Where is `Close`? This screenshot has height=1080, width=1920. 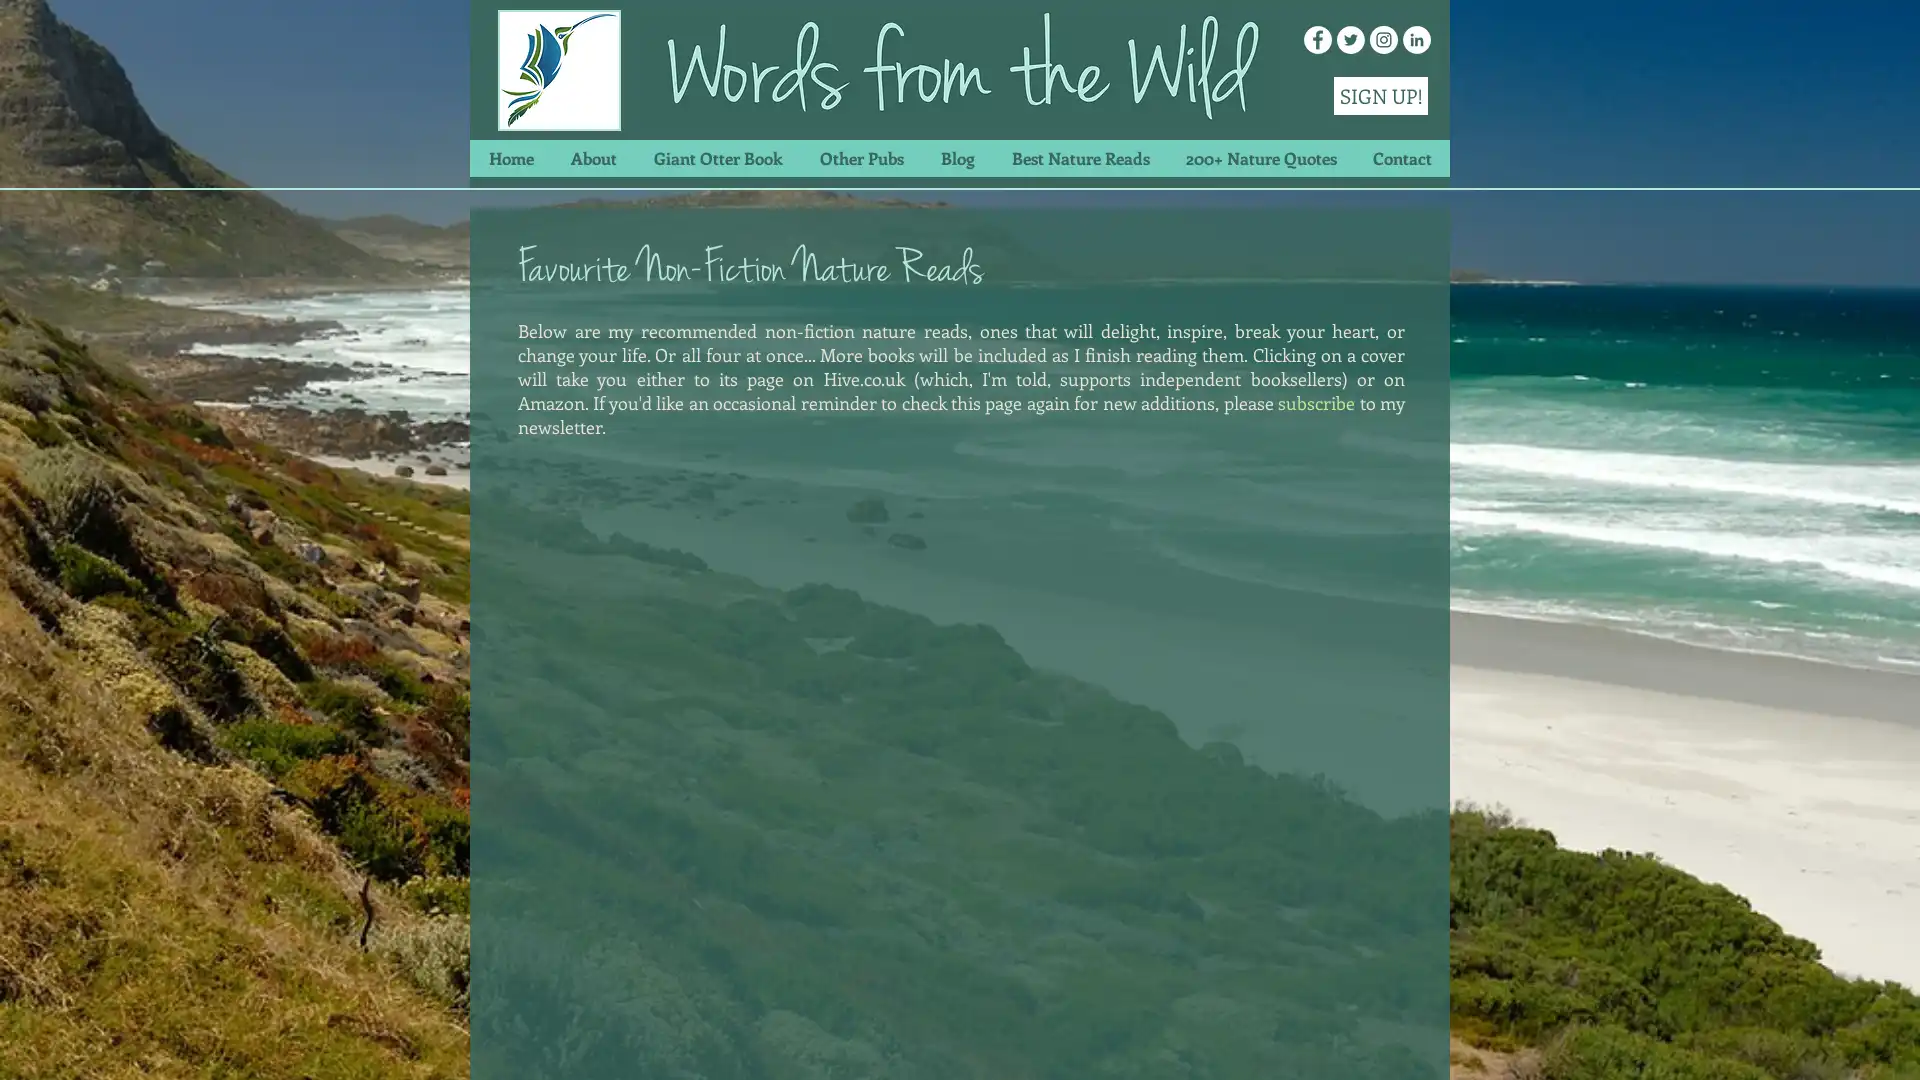
Close is located at coordinates (1895, 1044).